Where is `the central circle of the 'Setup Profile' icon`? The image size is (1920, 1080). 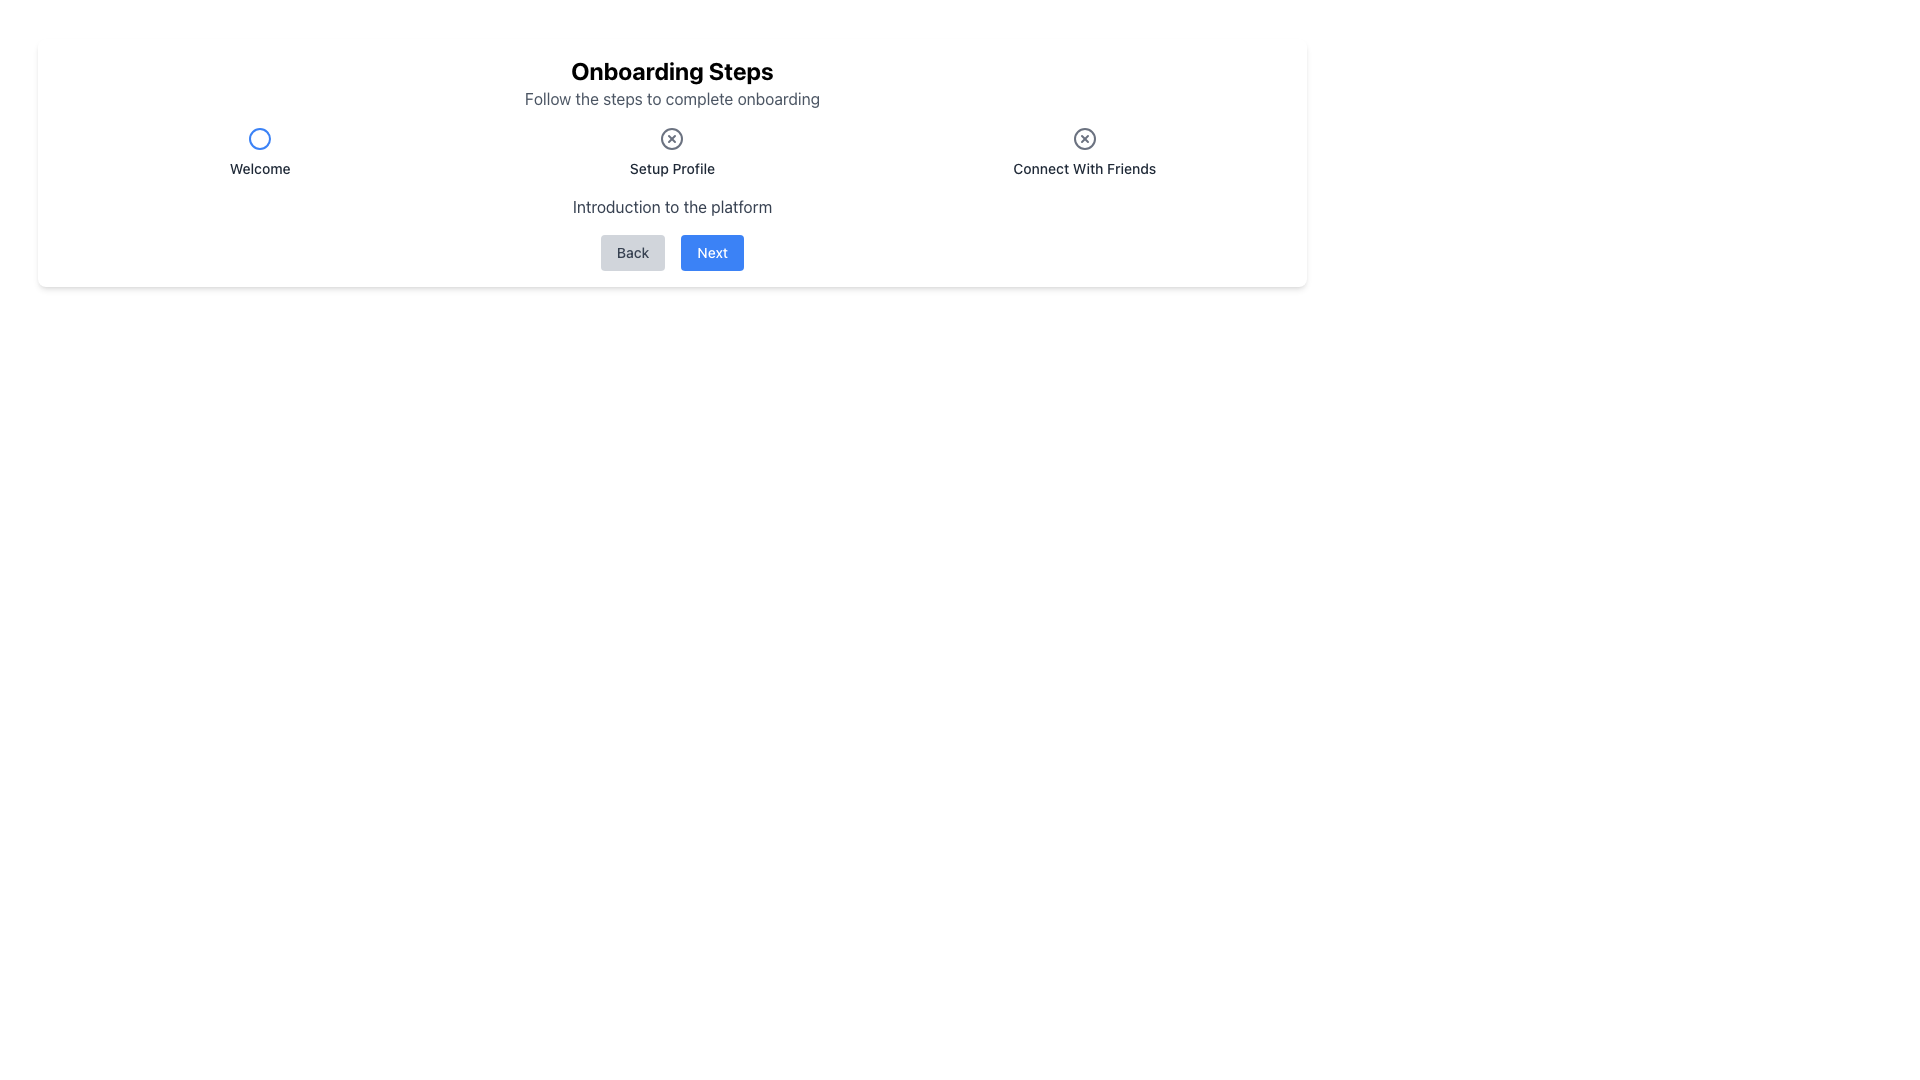
the central circle of the 'Setup Profile' icon is located at coordinates (672, 137).